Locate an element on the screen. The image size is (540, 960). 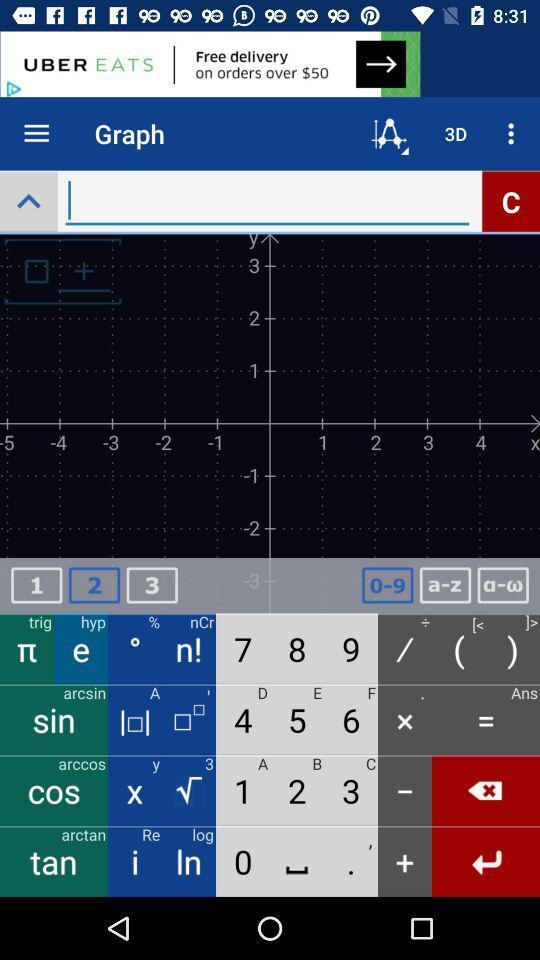
apply formula is located at coordinates (502, 585).